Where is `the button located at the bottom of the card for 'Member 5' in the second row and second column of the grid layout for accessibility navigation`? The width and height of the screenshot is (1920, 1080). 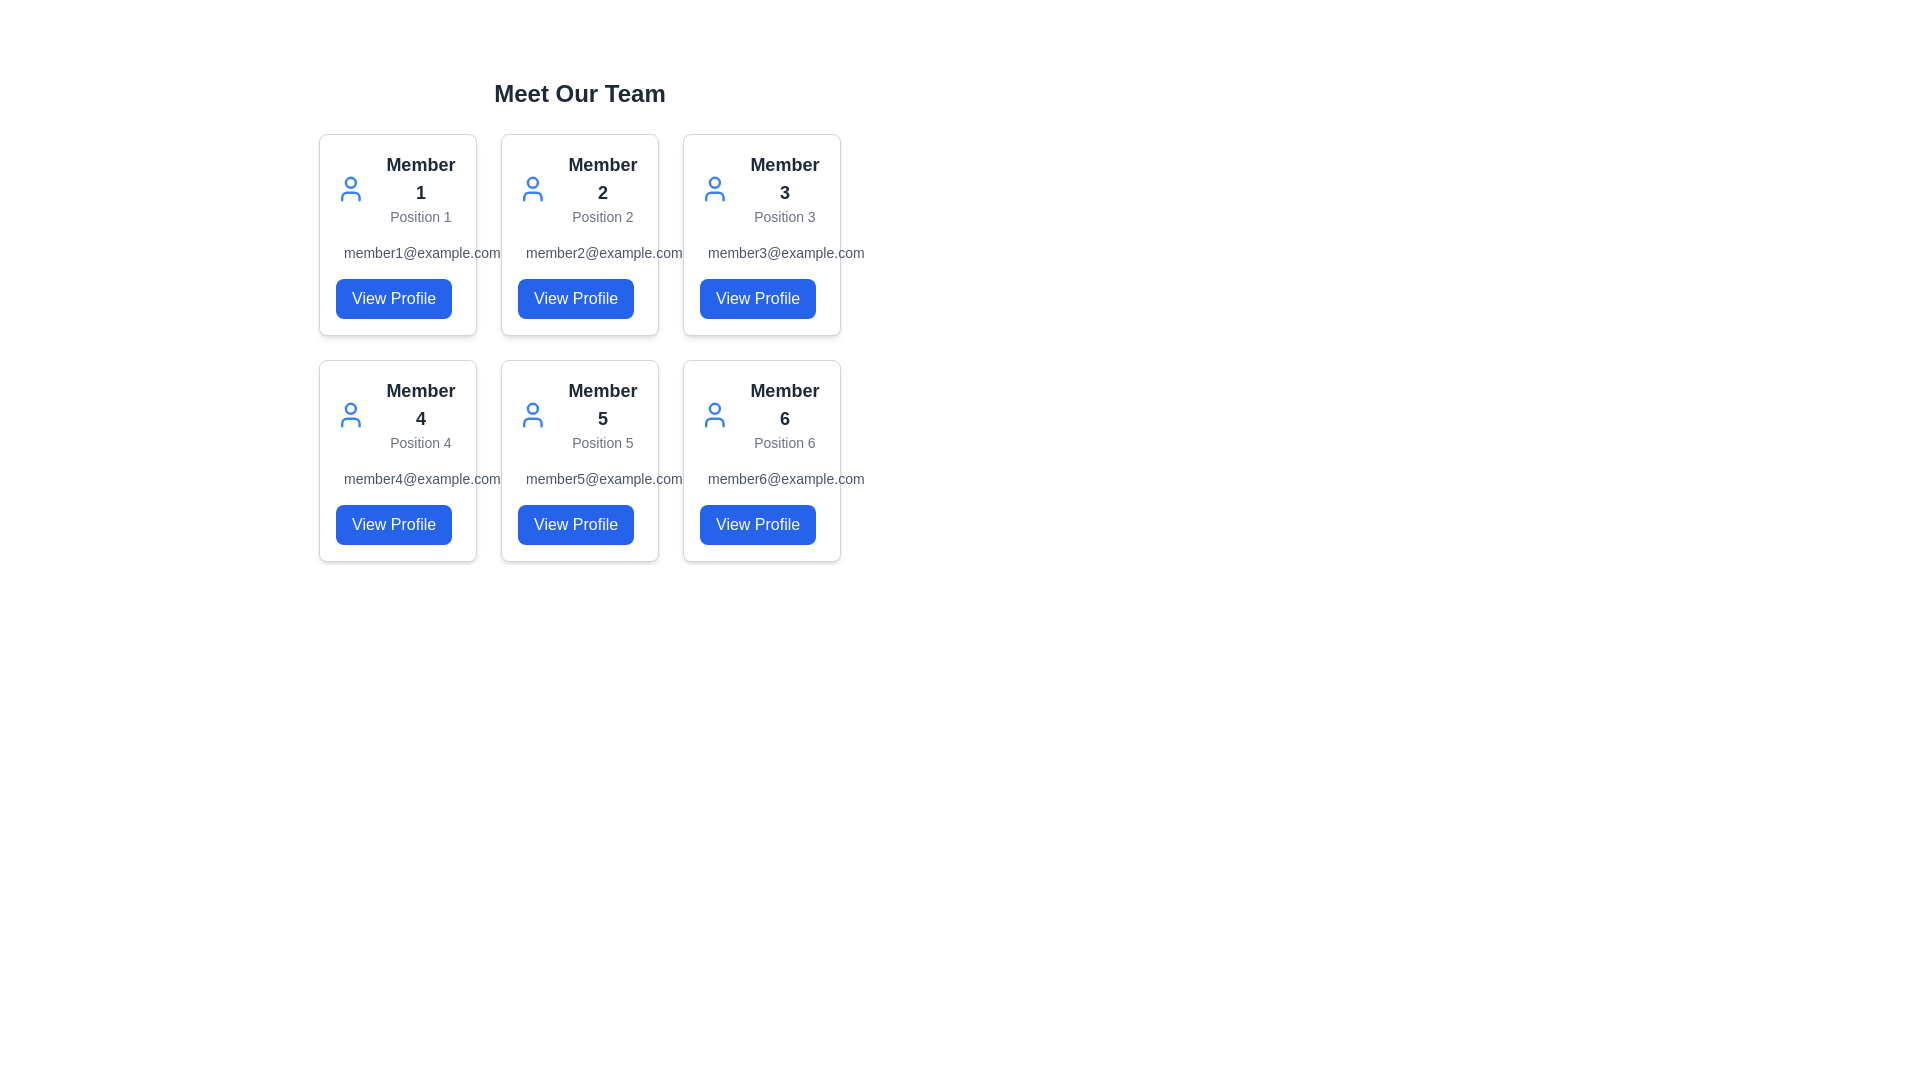 the button located at the bottom of the card for 'Member 5' in the second row and second column of the grid layout for accessibility navigation is located at coordinates (575, 523).